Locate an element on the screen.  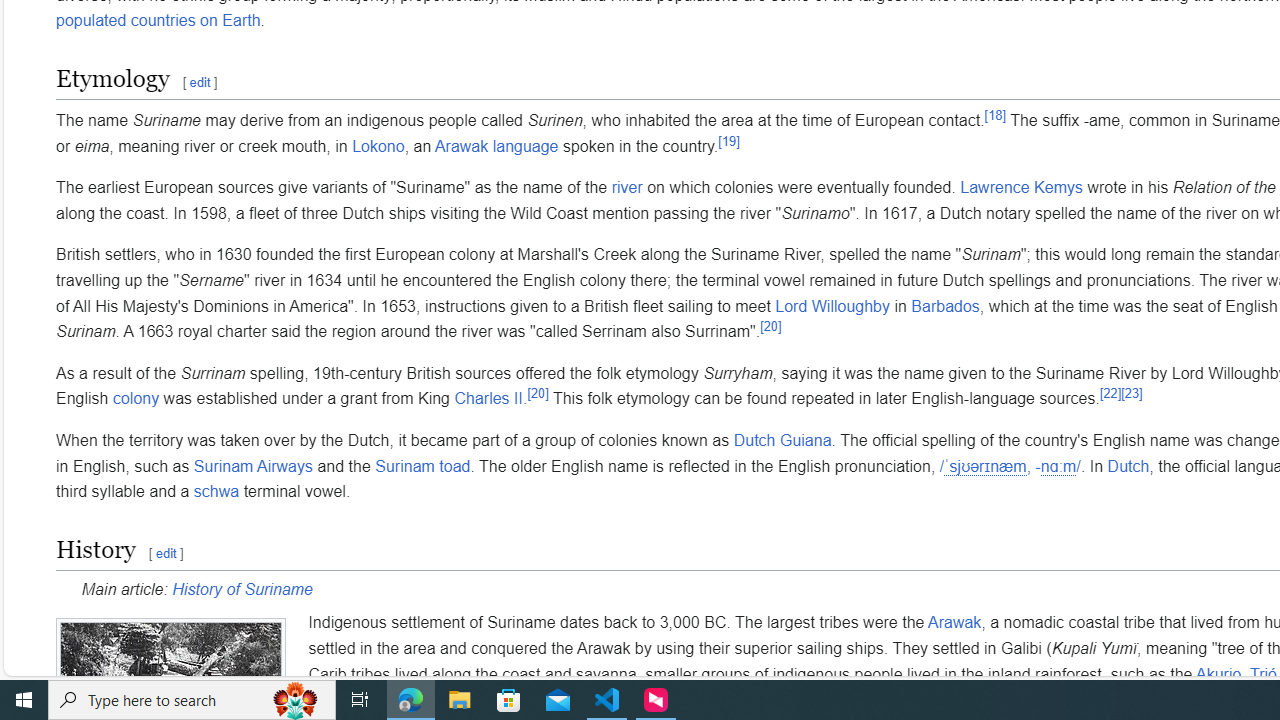
'Akurio' is located at coordinates (1217, 674).